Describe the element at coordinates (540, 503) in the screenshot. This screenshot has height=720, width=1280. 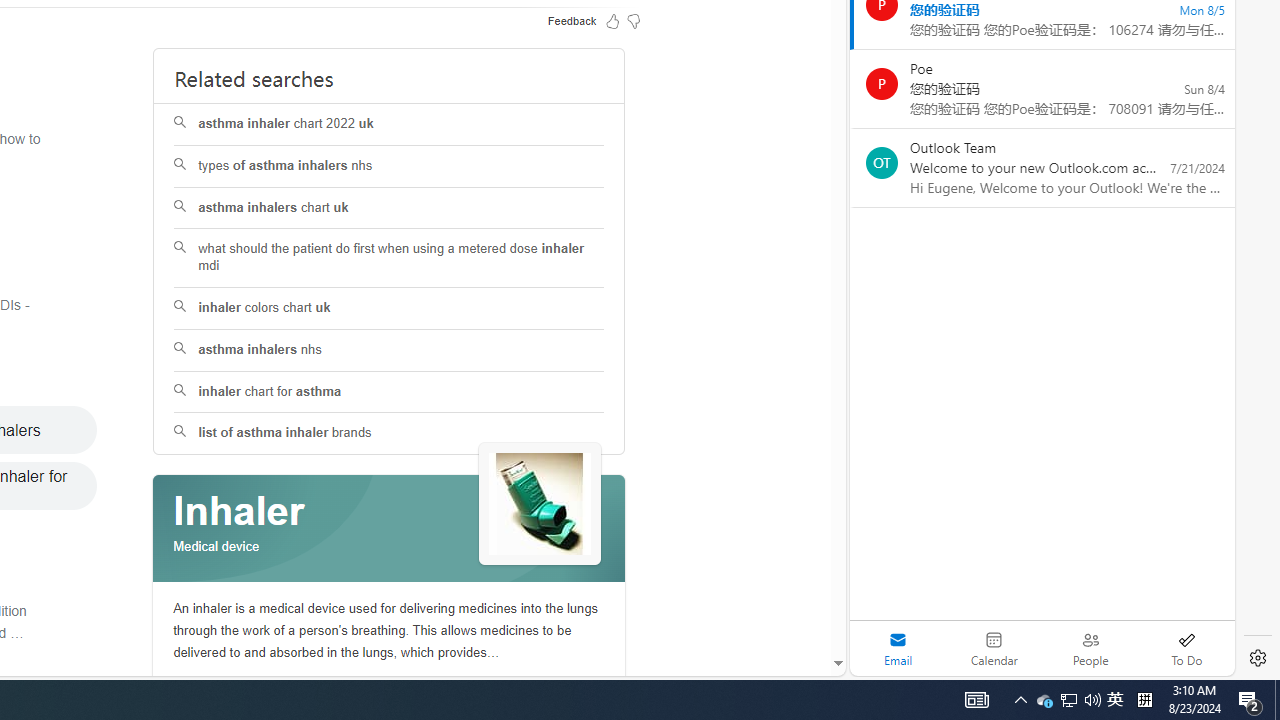
I see `'See more images of Inhaler'` at that location.